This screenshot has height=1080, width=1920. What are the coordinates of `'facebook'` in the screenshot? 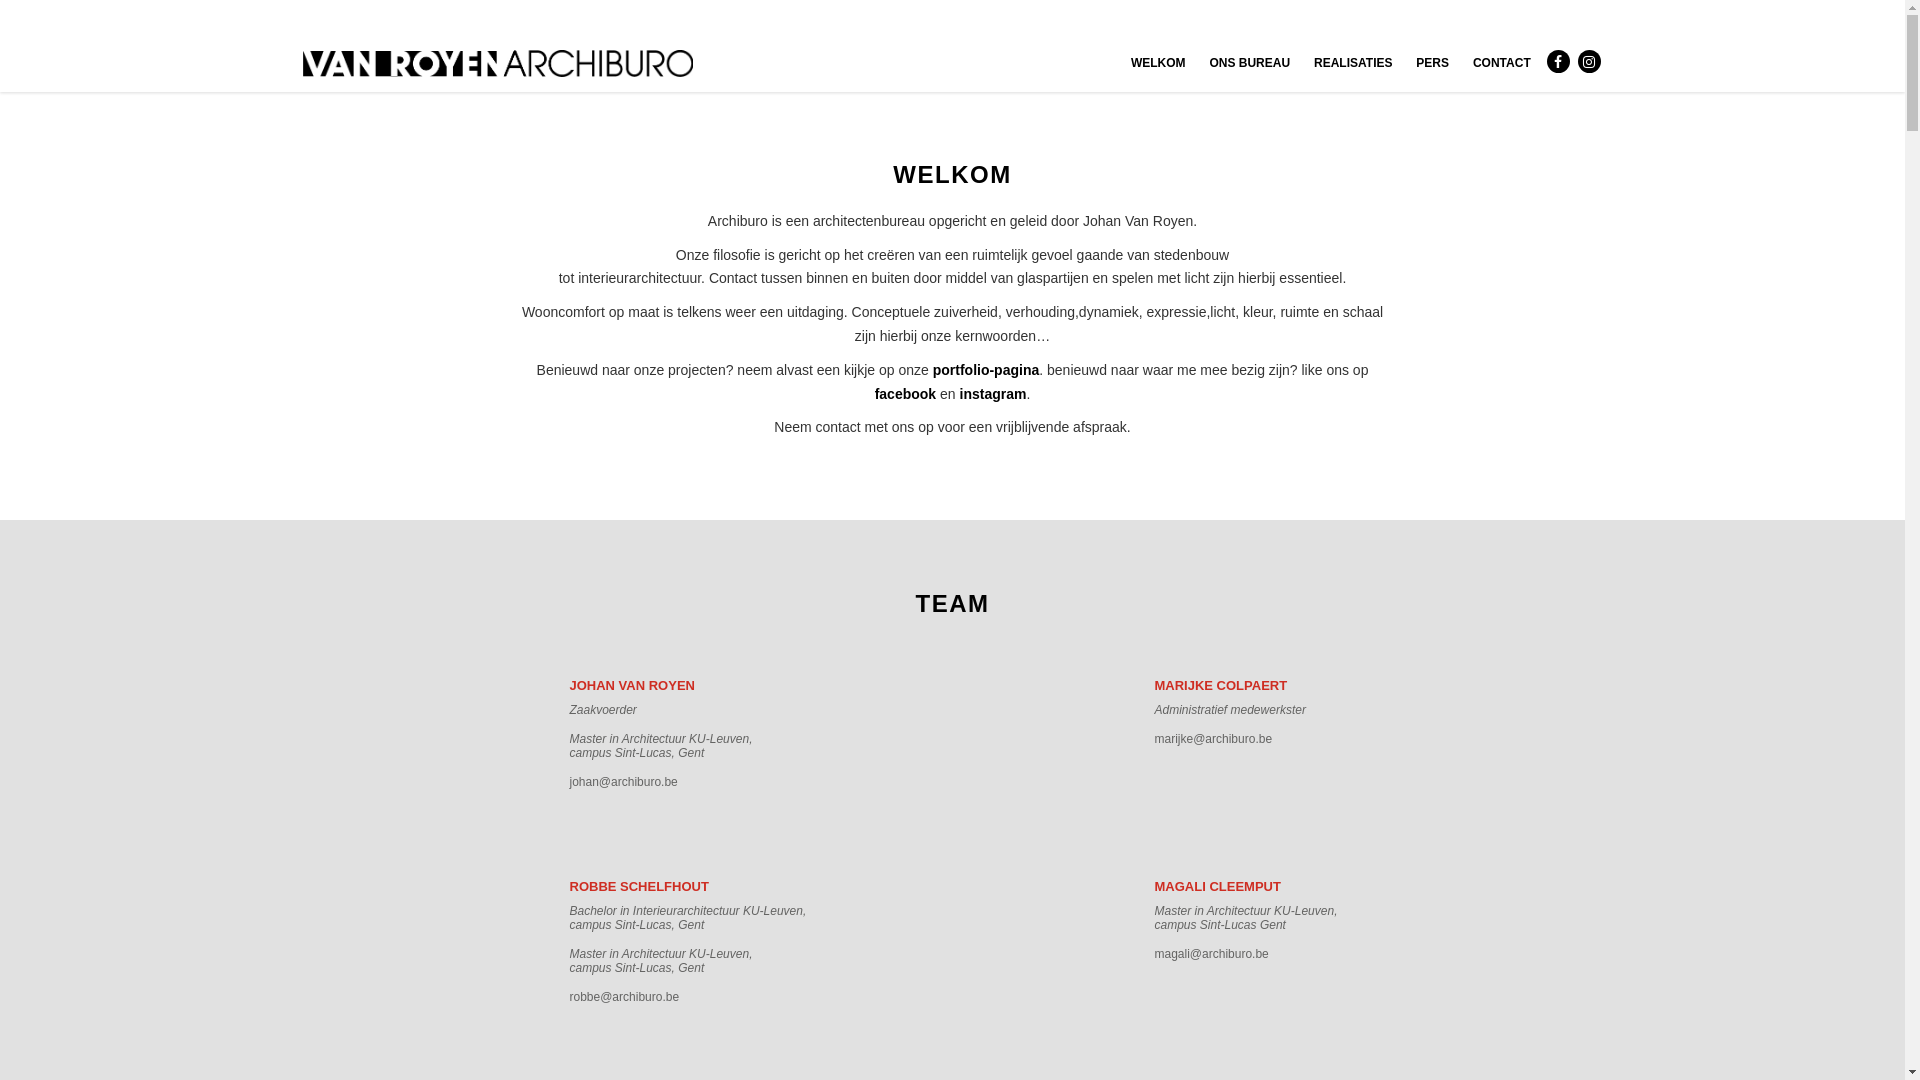 It's located at (904, 393).